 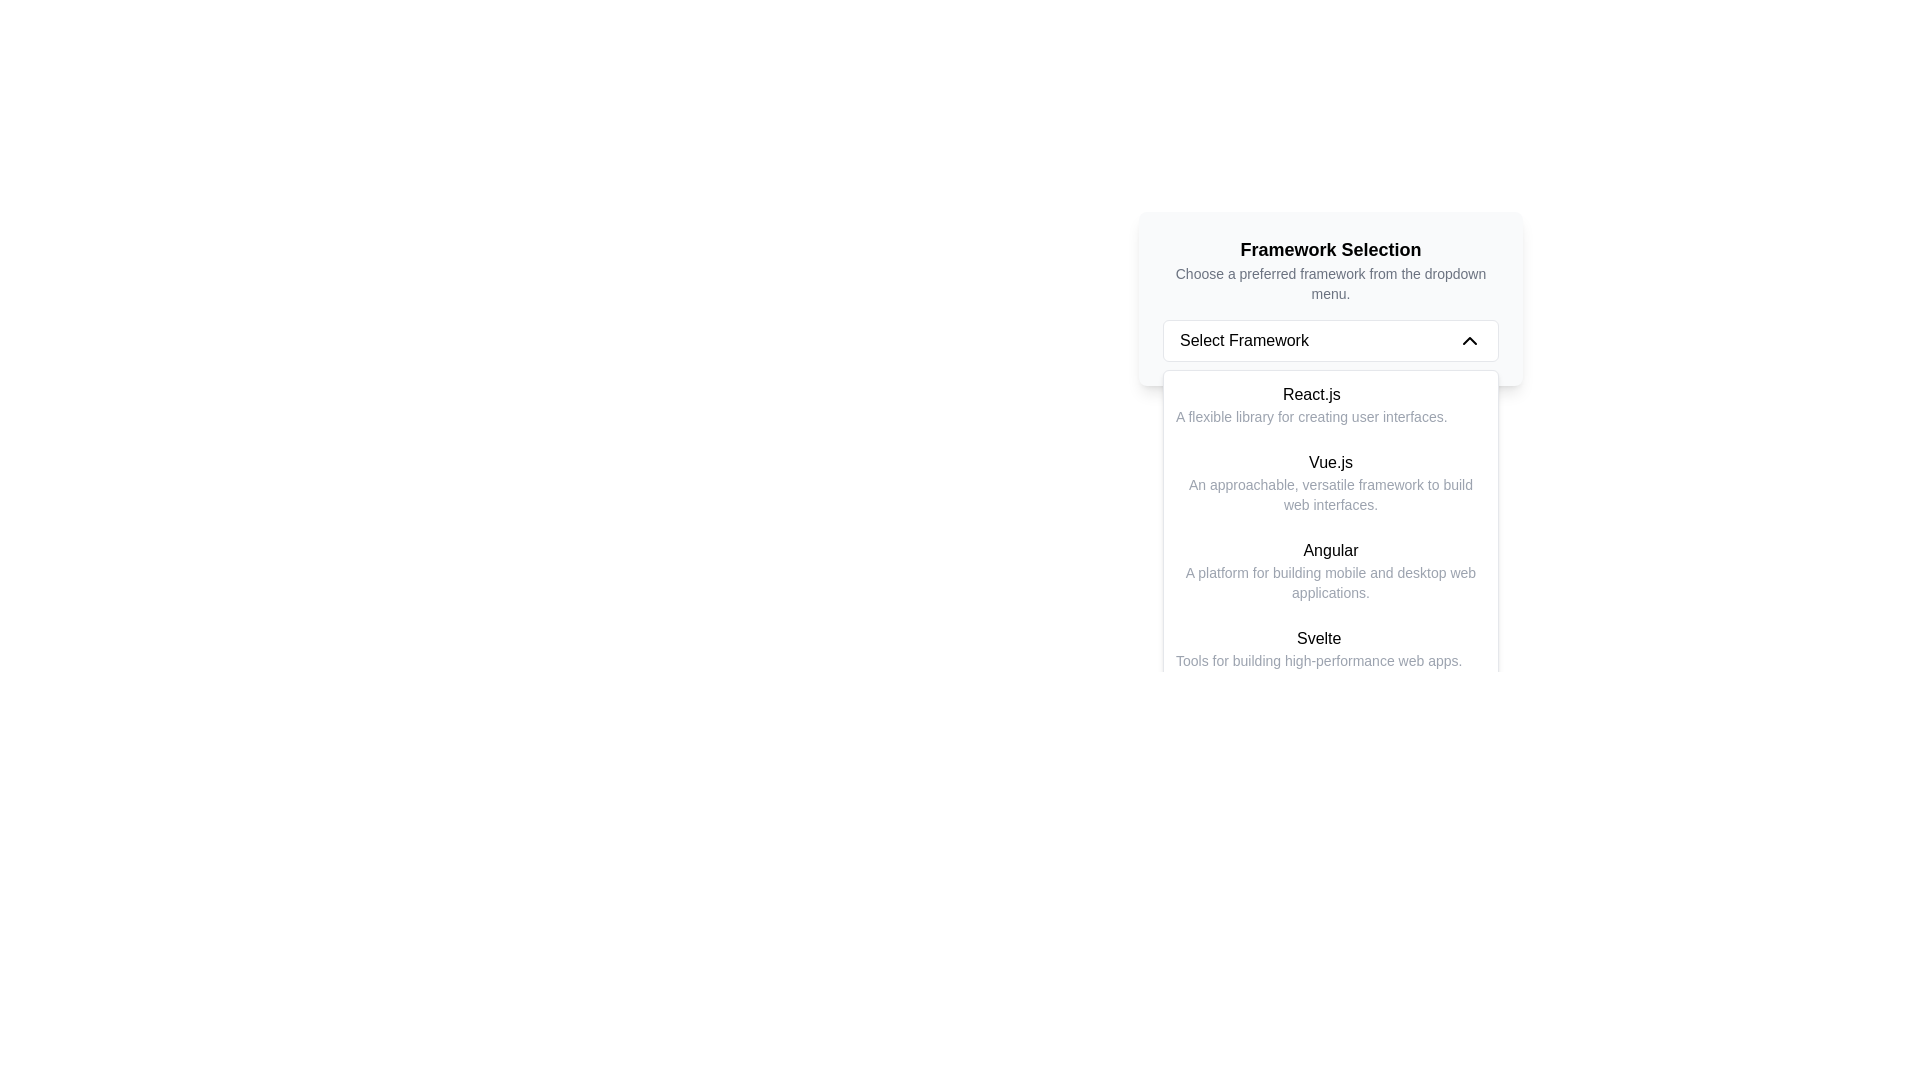 What do you see at coordinates (1319, 648) in the screenshot?
I see `List item with header 'Svelte' and subheader 'Tools for building high-performance web apps.' for informational purposes` at bounding box center [1319, 648].